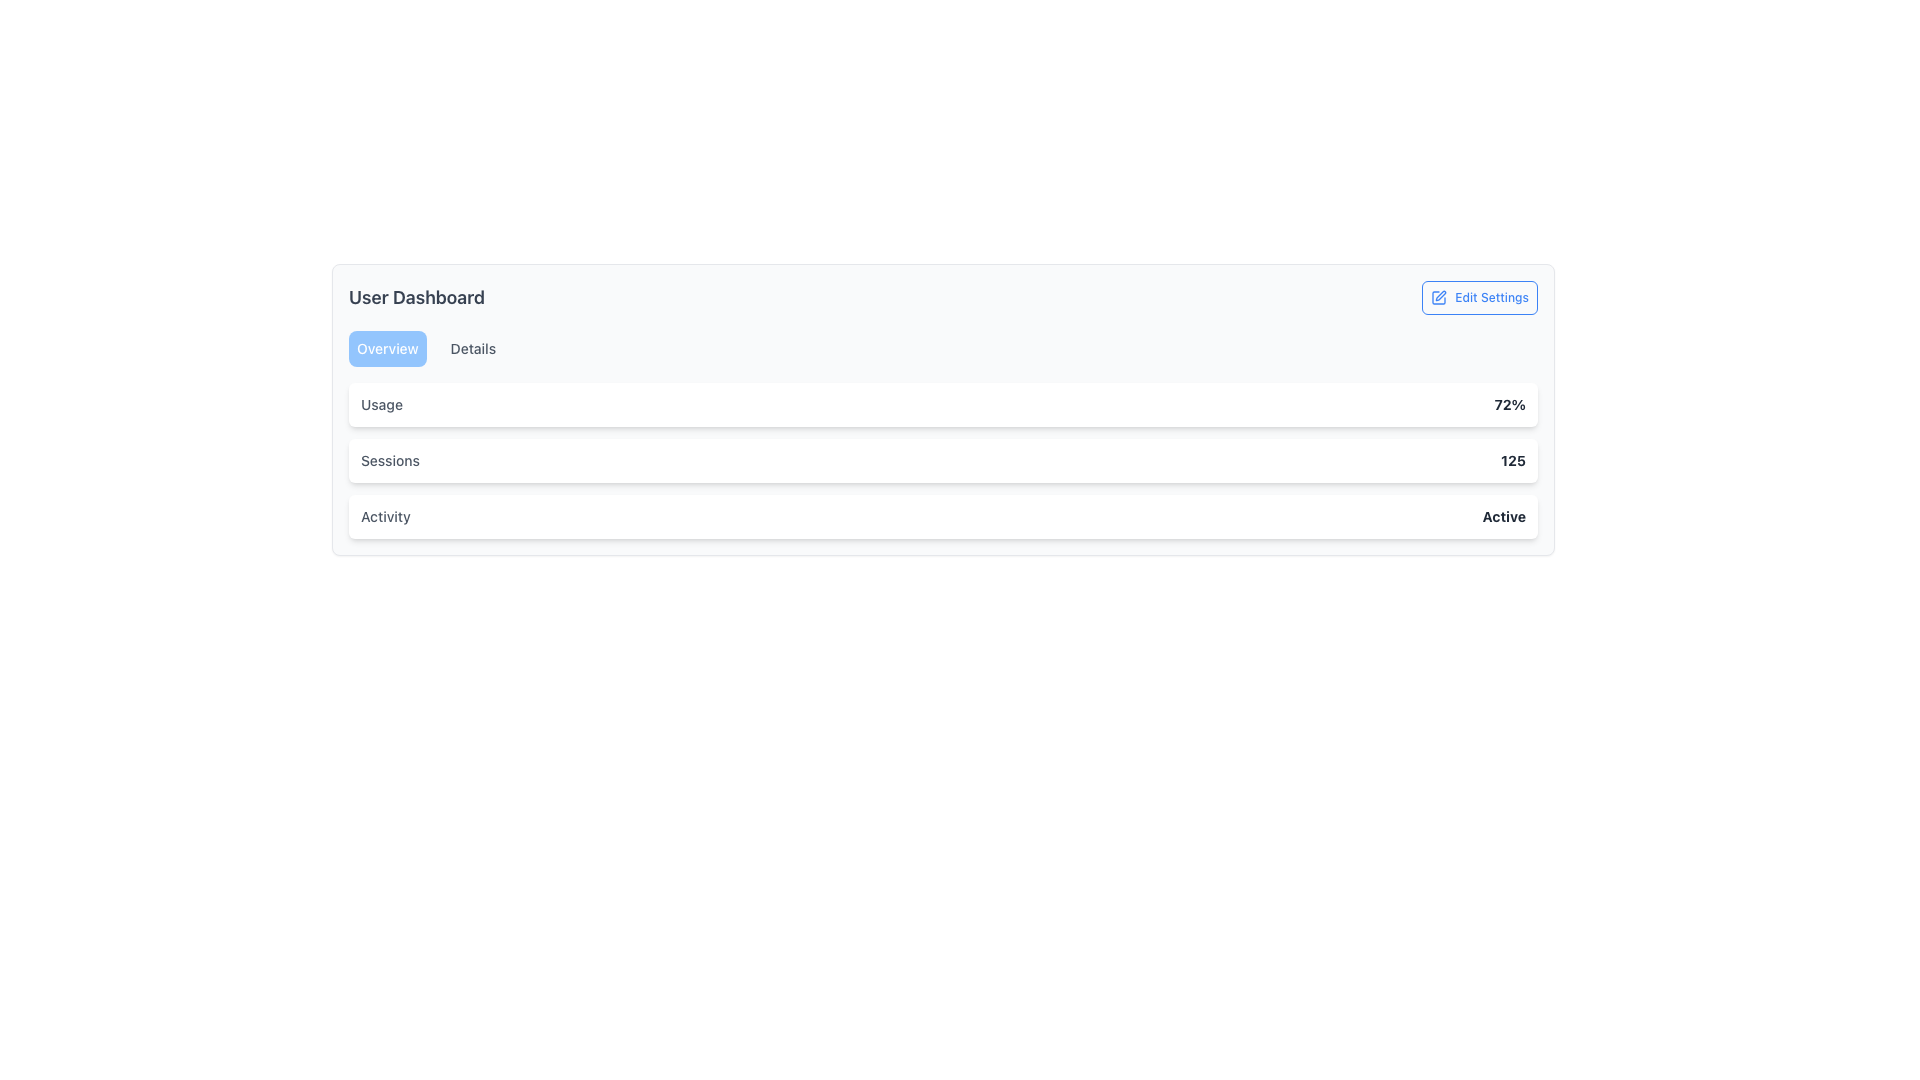 The image size is (1920, 1080). Describe the element at coordinates (1504, 515) in the screenshot. I see `the 'Active' text label, which is bold and dark gray, located on the right side of the 'Activity' row` at that location.